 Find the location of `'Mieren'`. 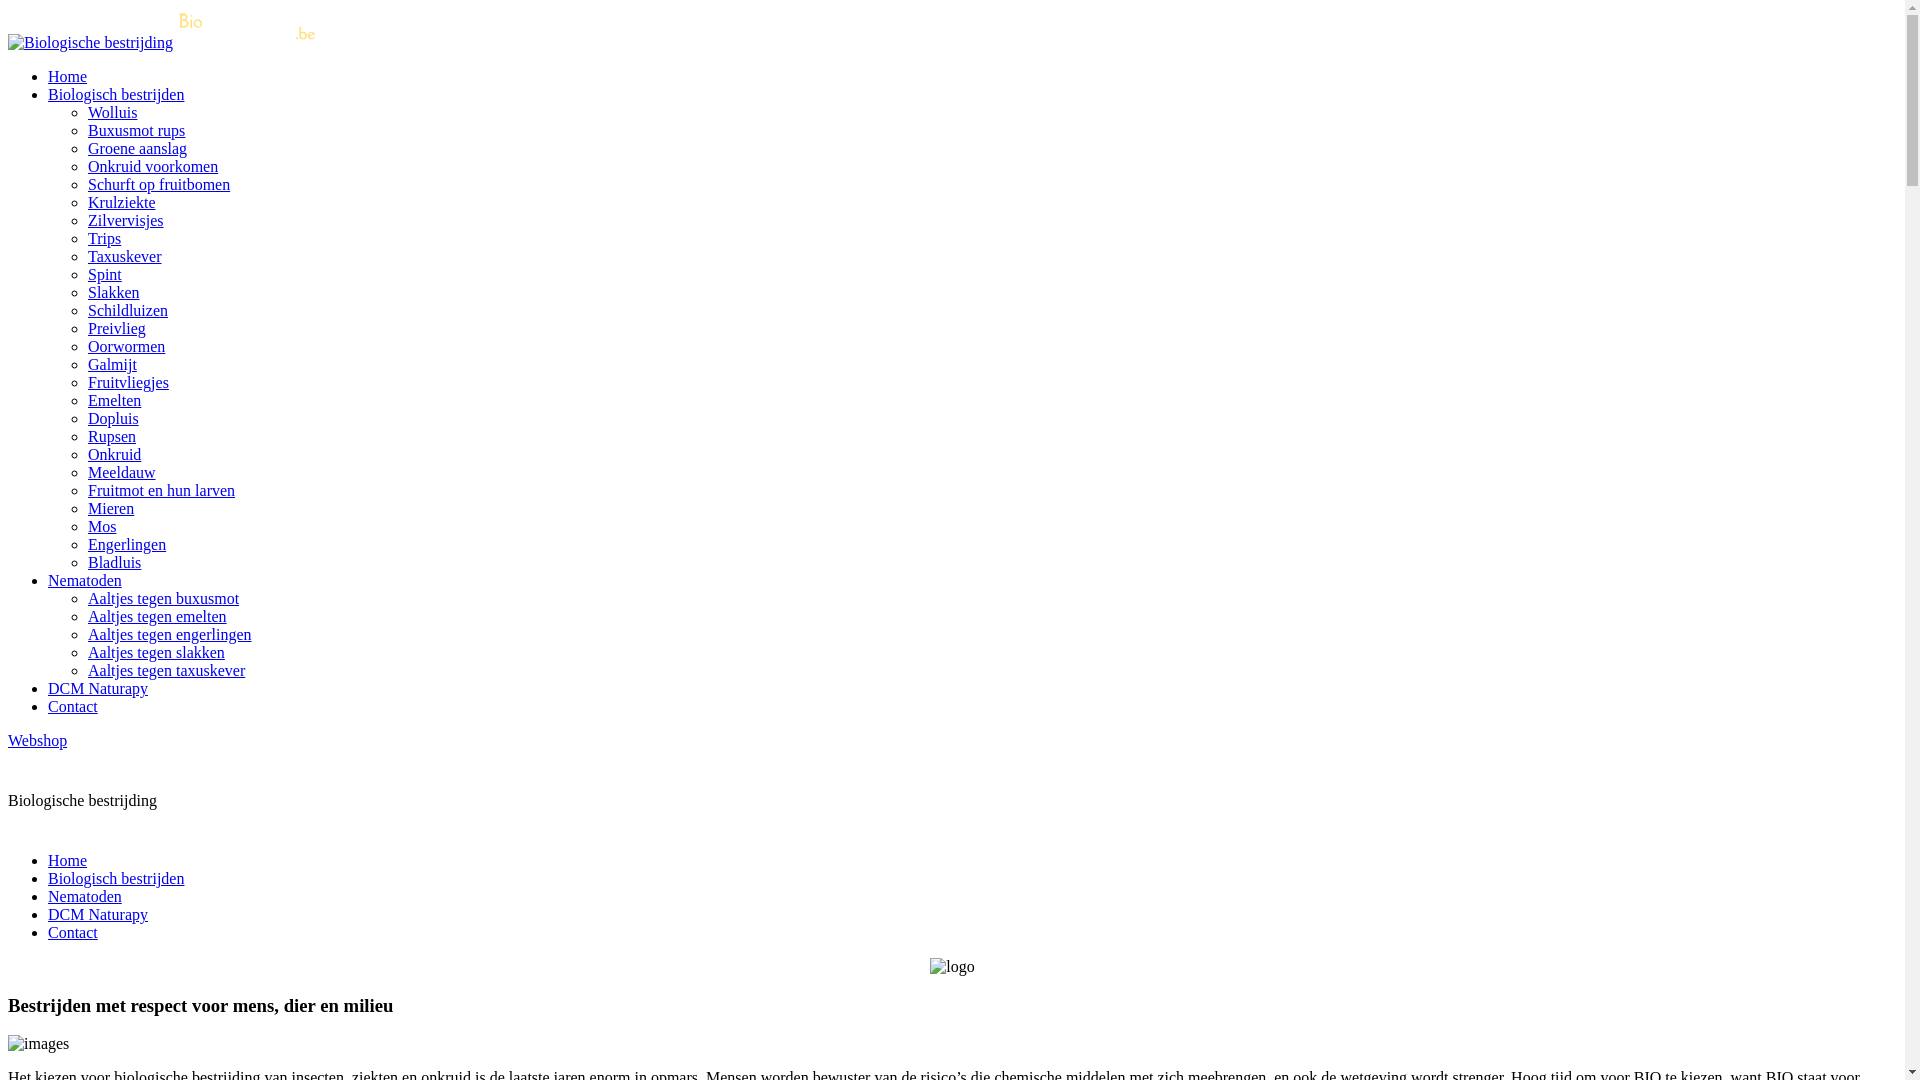

'Mieren' is located at coordinates (109, 507).